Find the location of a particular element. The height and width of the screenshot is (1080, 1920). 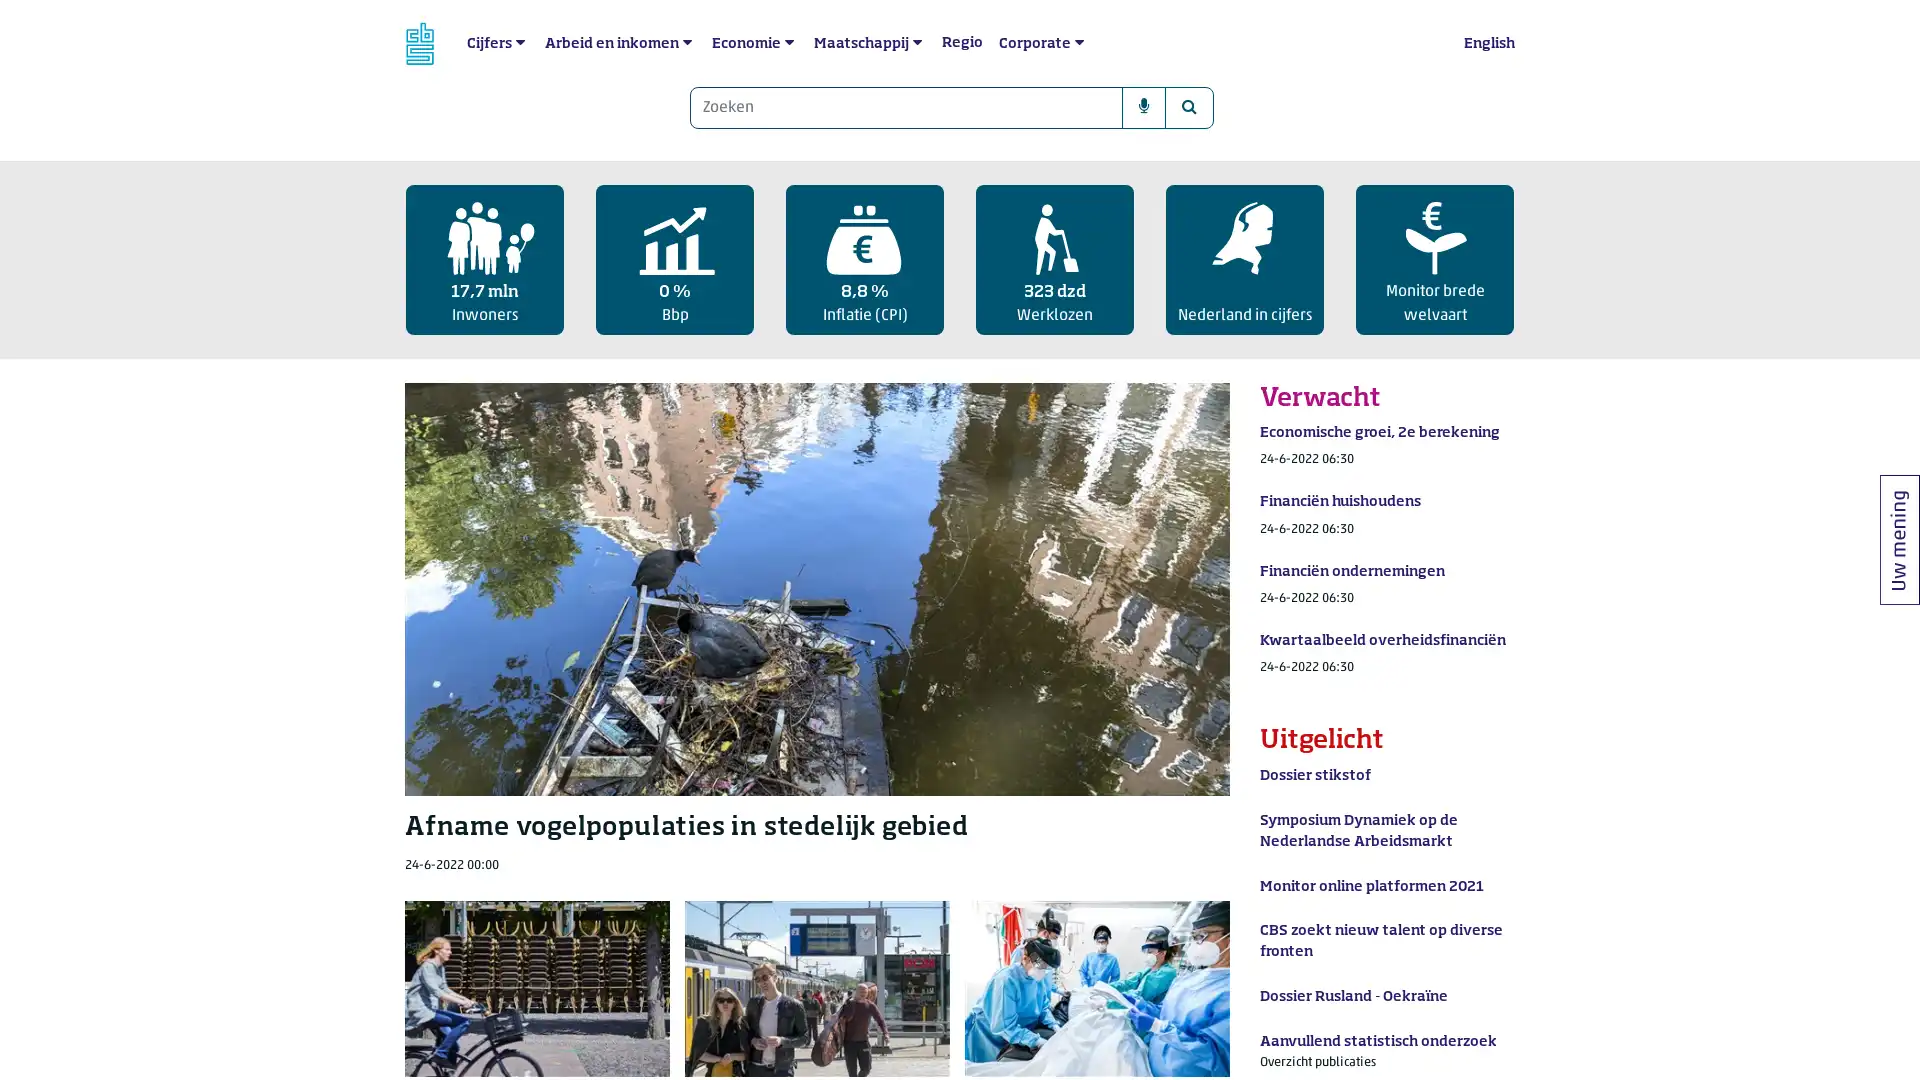

submenu Economie is located at coordinates (788, 42).